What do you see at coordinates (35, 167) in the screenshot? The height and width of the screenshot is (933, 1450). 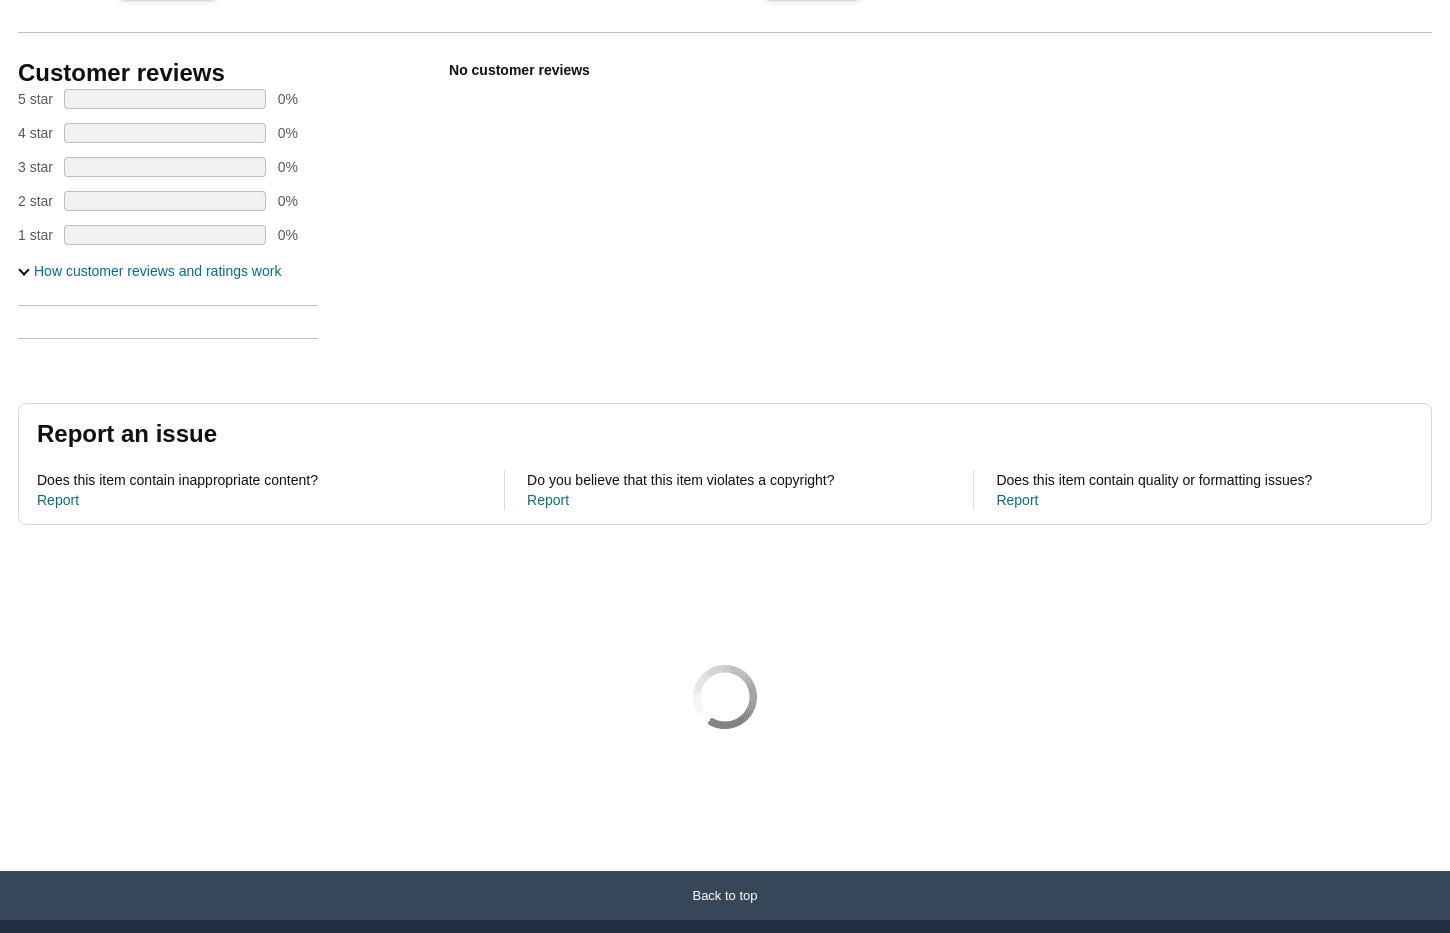 I see `'3 star'` at bounding box center [35, 167].